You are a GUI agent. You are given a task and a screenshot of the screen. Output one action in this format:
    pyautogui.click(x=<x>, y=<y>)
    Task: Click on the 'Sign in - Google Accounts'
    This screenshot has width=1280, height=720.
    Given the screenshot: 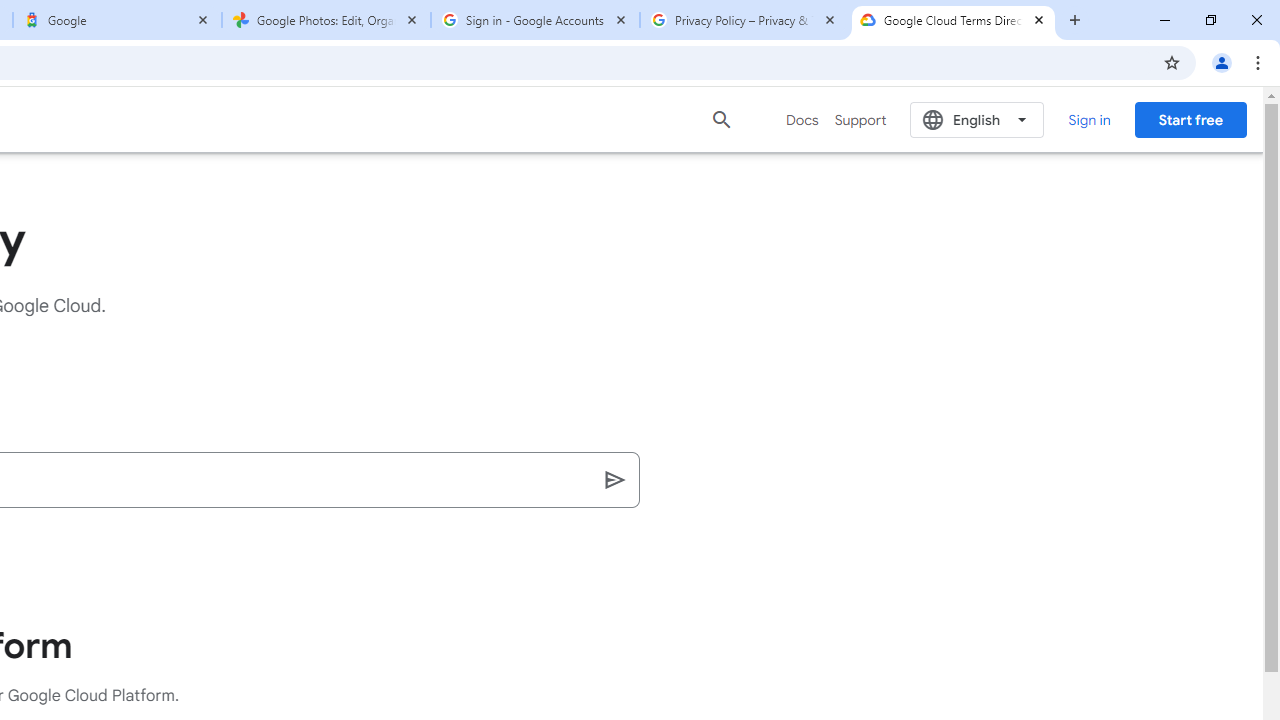 What is the action you would take?
    pyautogui.click(x=535, y=20)
    